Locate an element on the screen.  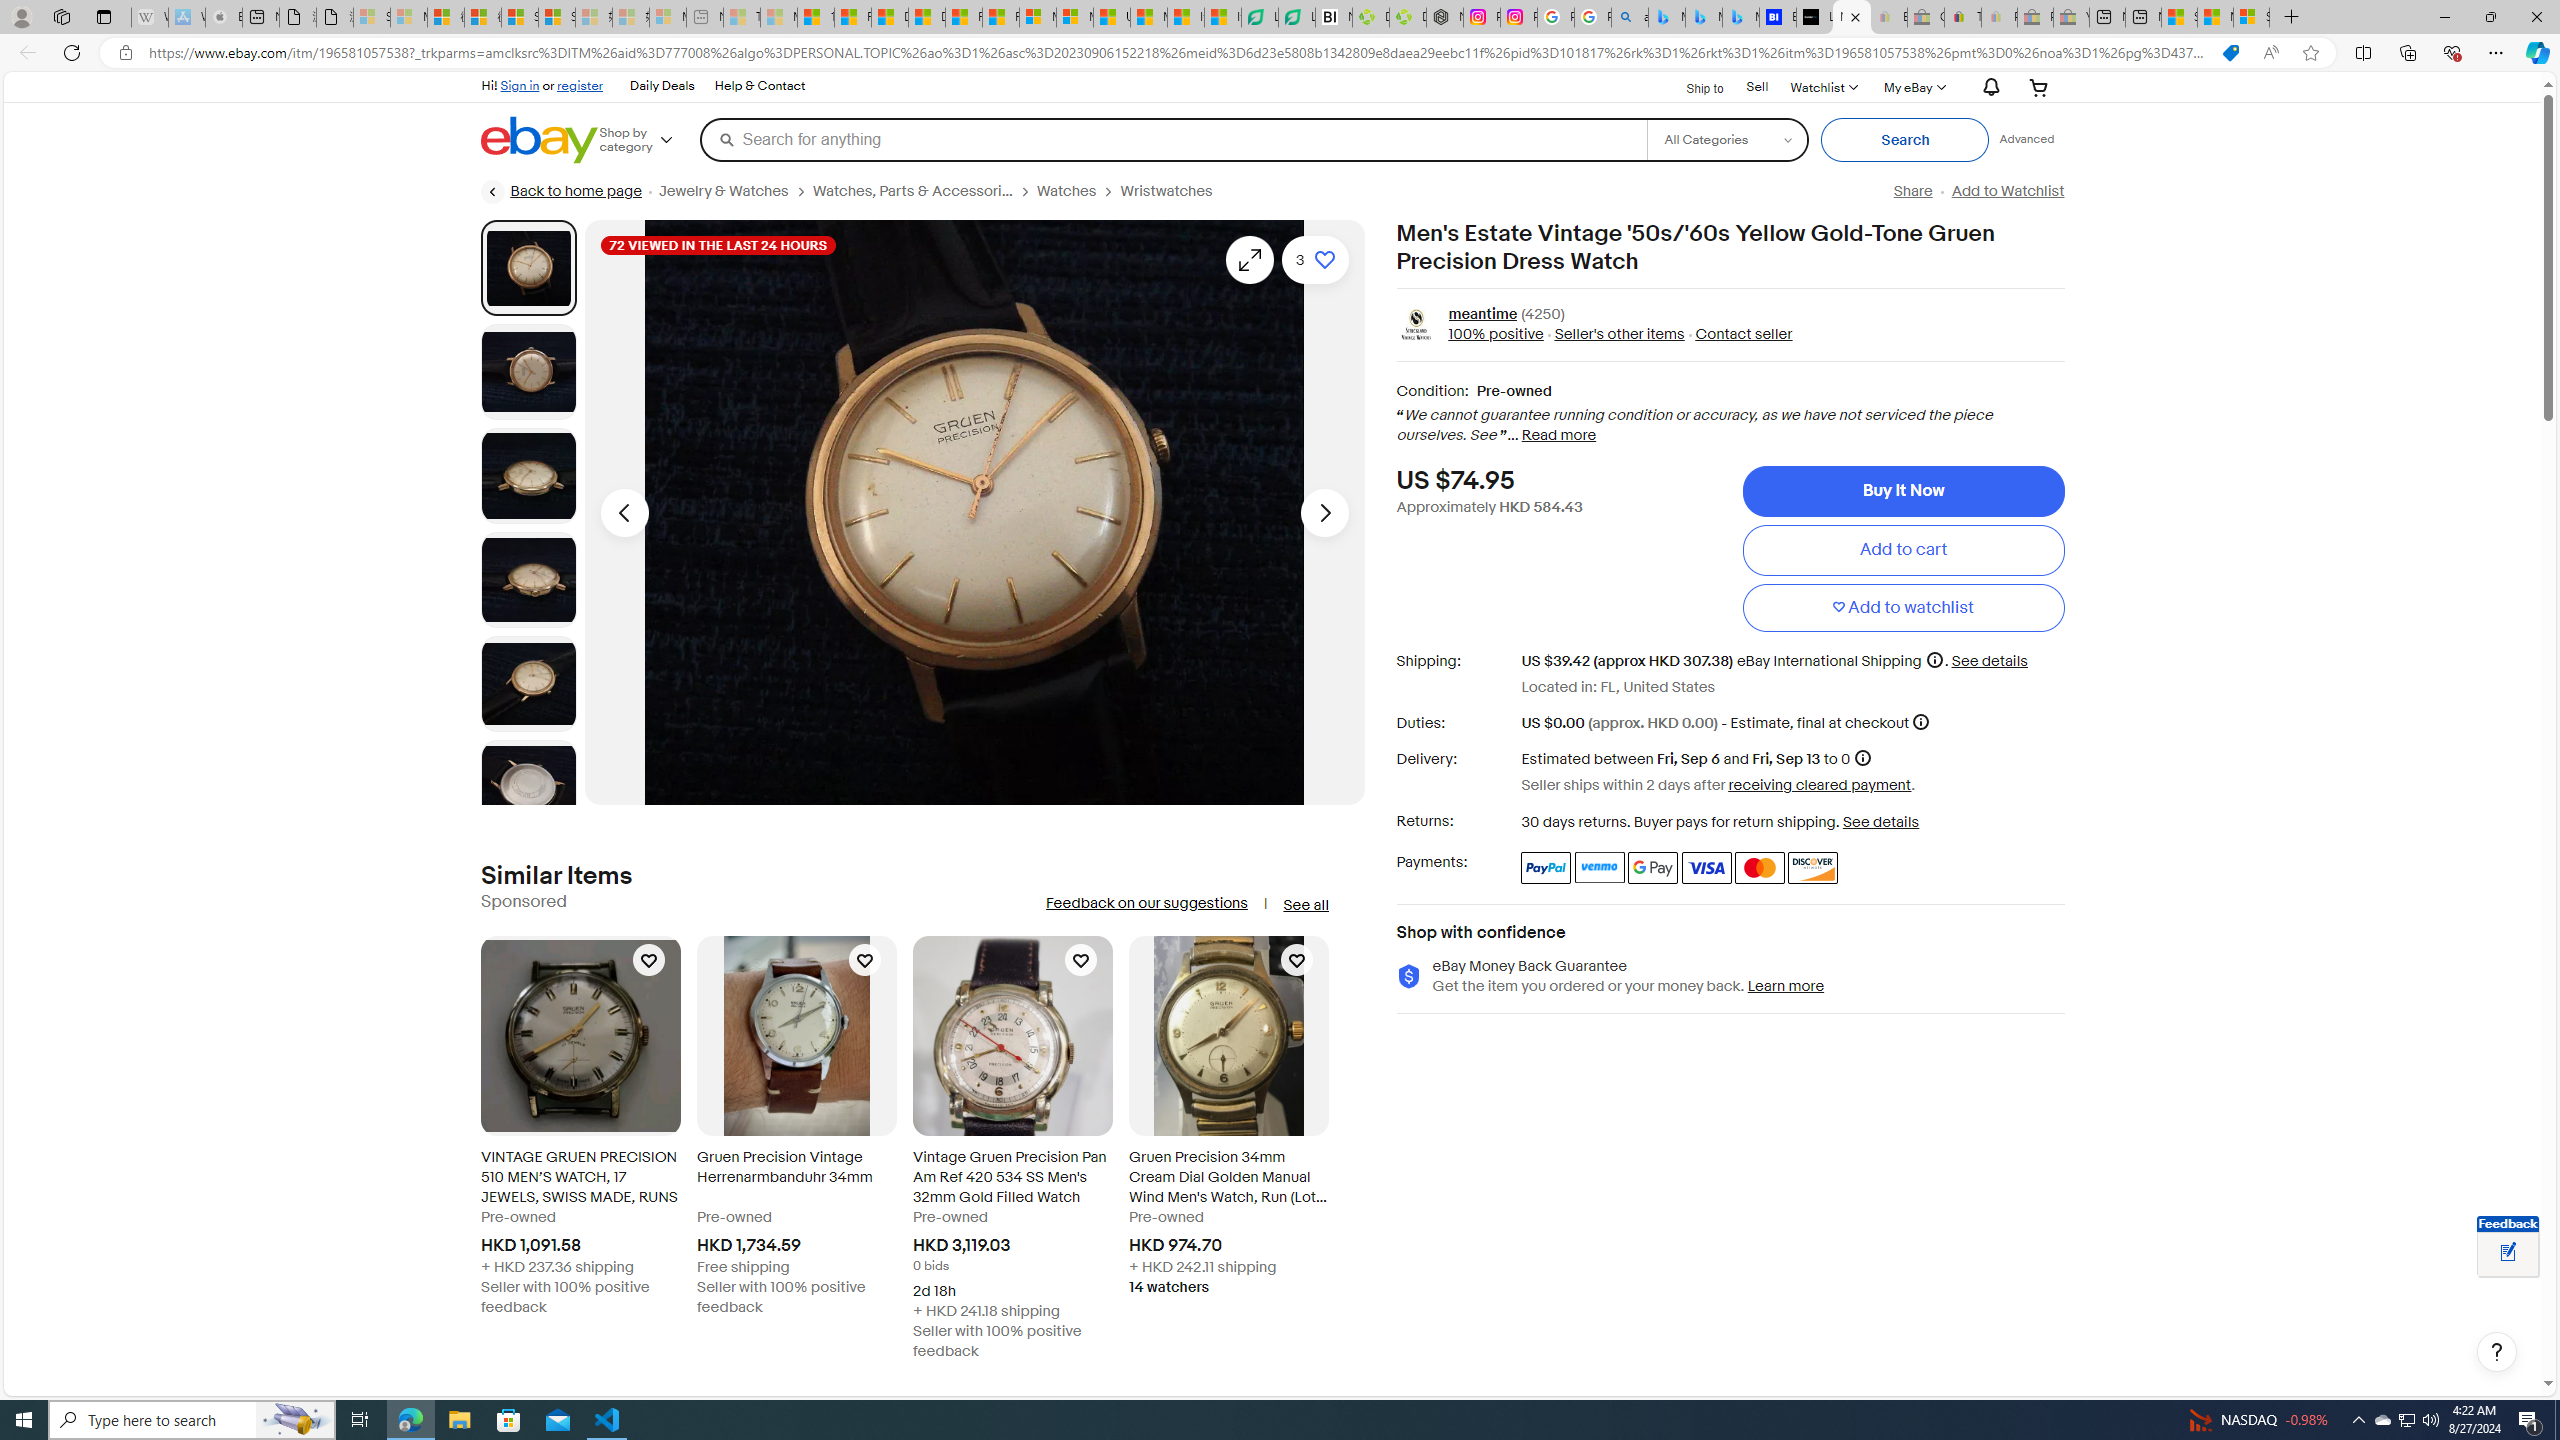
'Picture 5 of 8' is located at coordinates (527, 683).